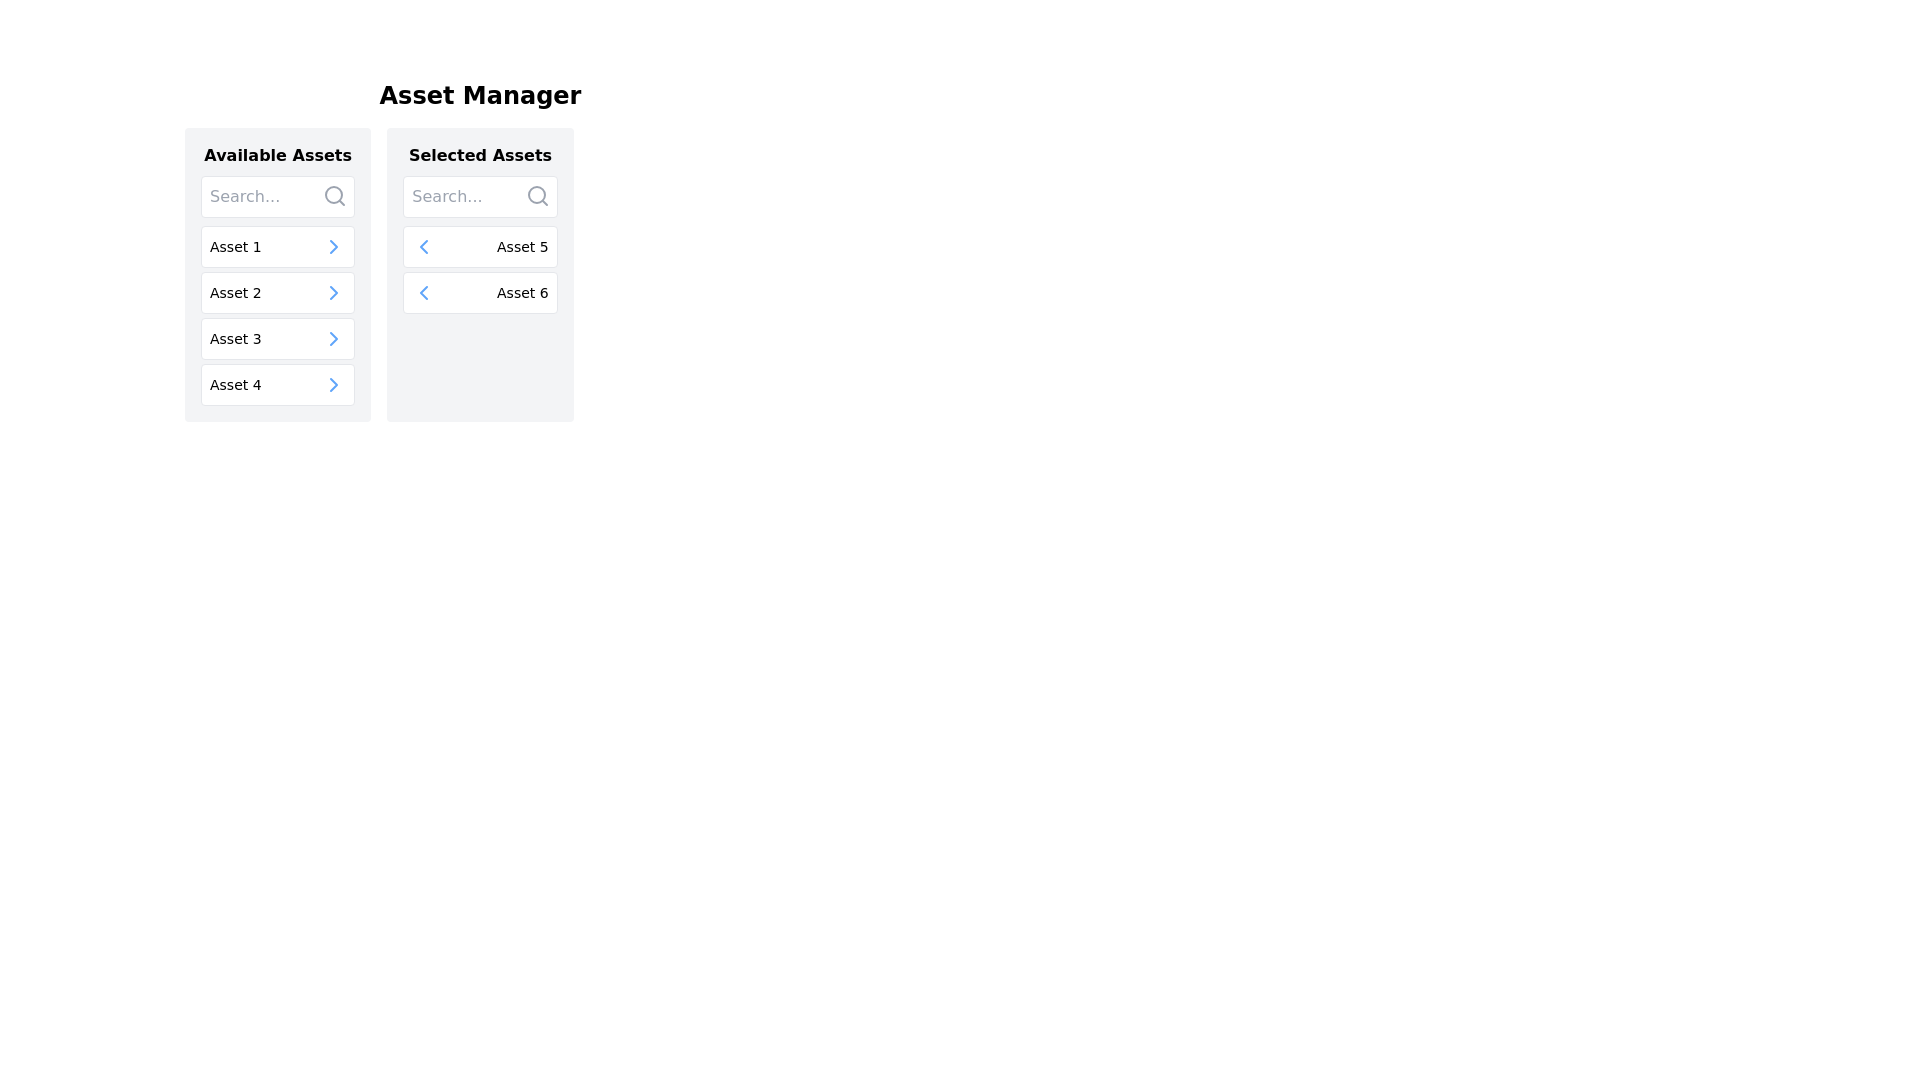 The height and width of the screenshot is (1080, 1920). What do you see at coordinates (334, 293) in the screenshot?
I see `the Chevron Icon located to the right of the 'Asset 2' entry in the 'Available Assets' section to retrieve additional information` at bounding box center [334, 293].